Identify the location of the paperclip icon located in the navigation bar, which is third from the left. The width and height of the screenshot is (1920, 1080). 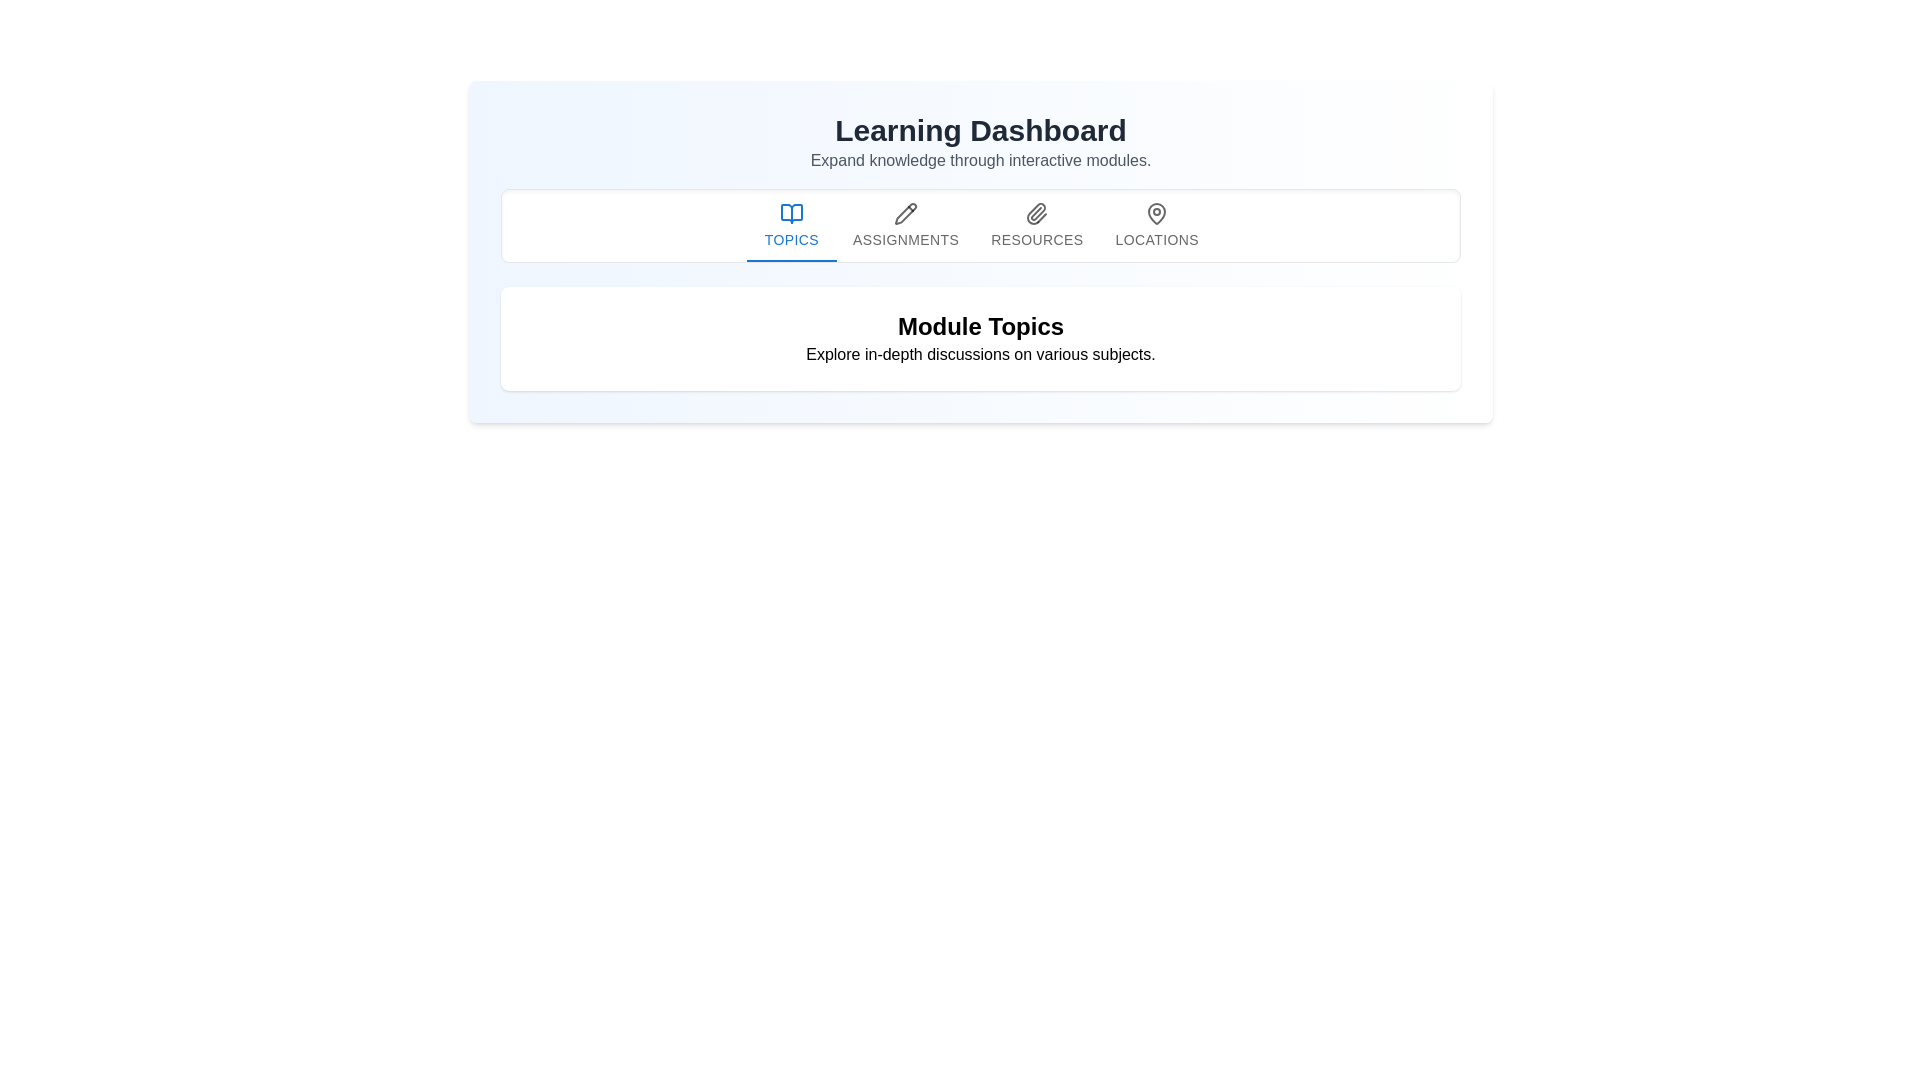
(1036, 214).